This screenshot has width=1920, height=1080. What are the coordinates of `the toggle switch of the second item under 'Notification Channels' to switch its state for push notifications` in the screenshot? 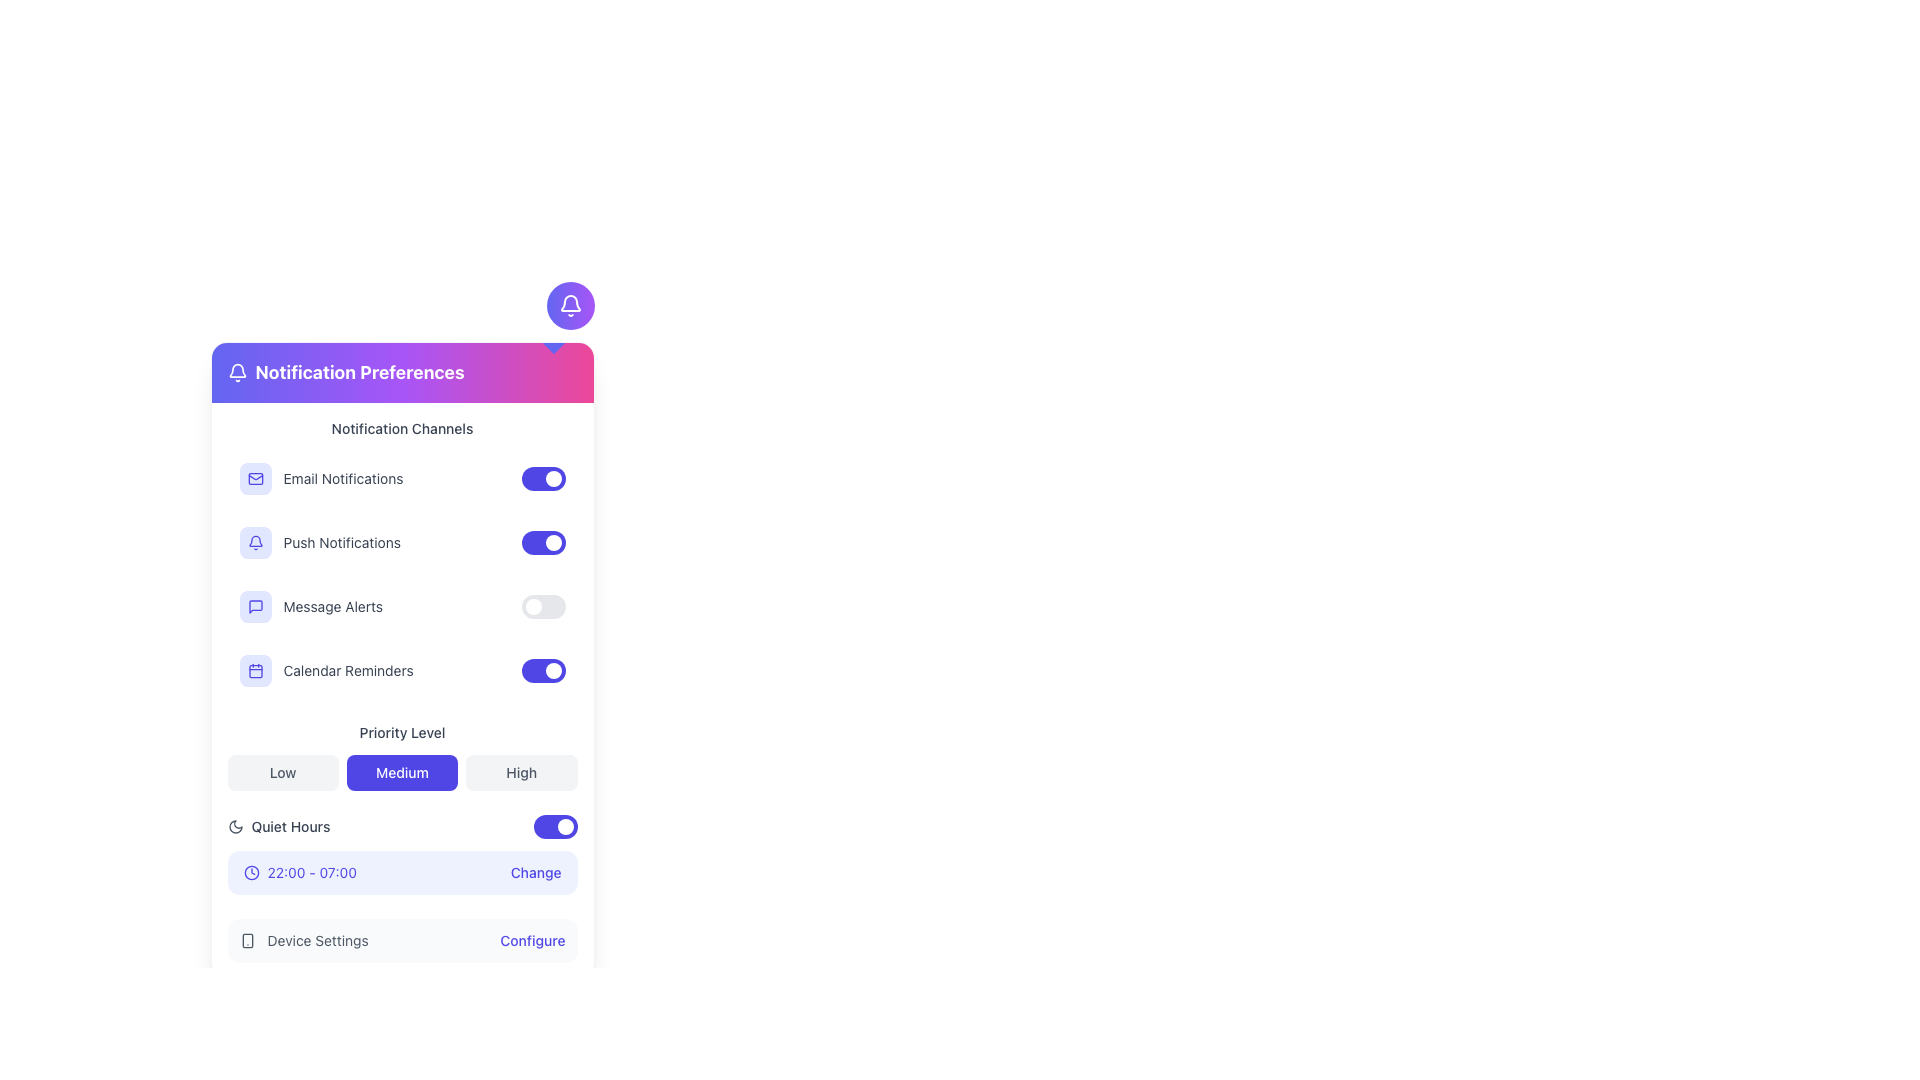 It's located at (401, 543).